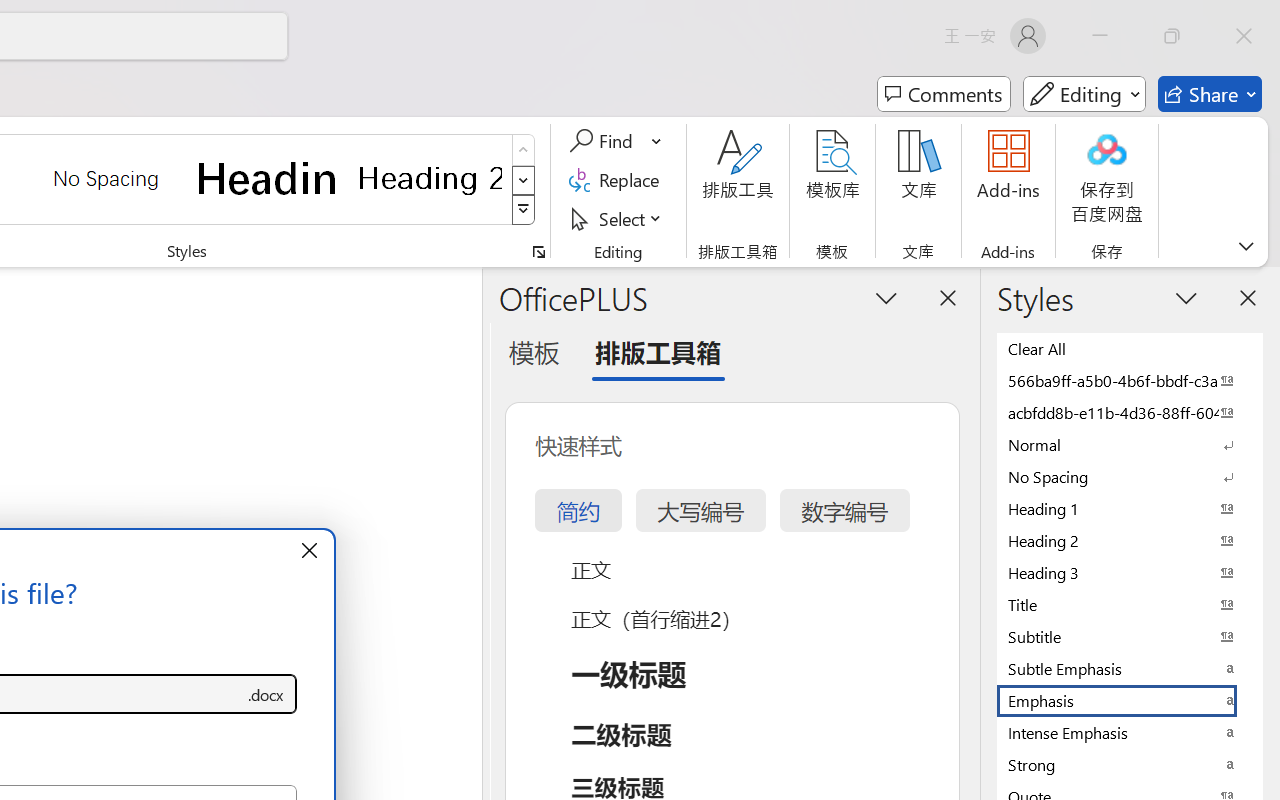  I want to click on 'No Spacing', so click(1130, 476).